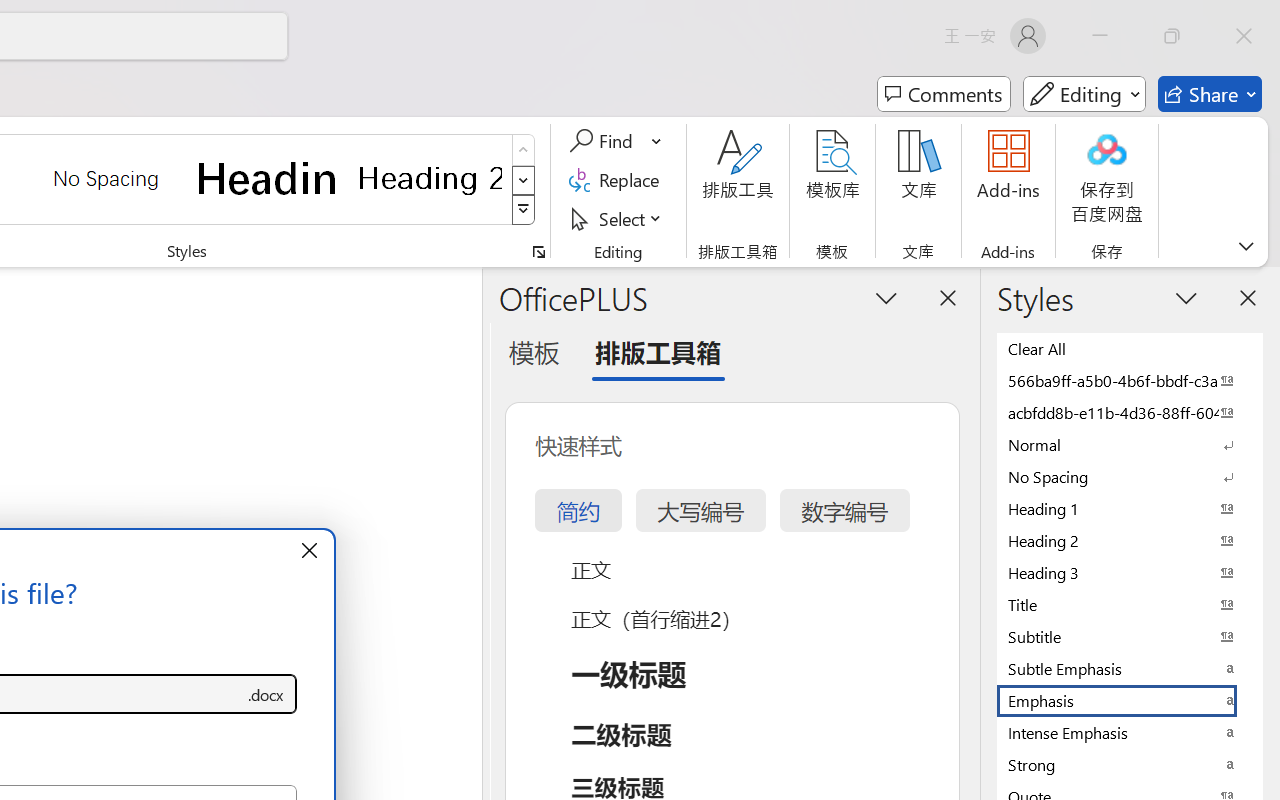  I want to click on 'No Spacing', so click(1130, 476).